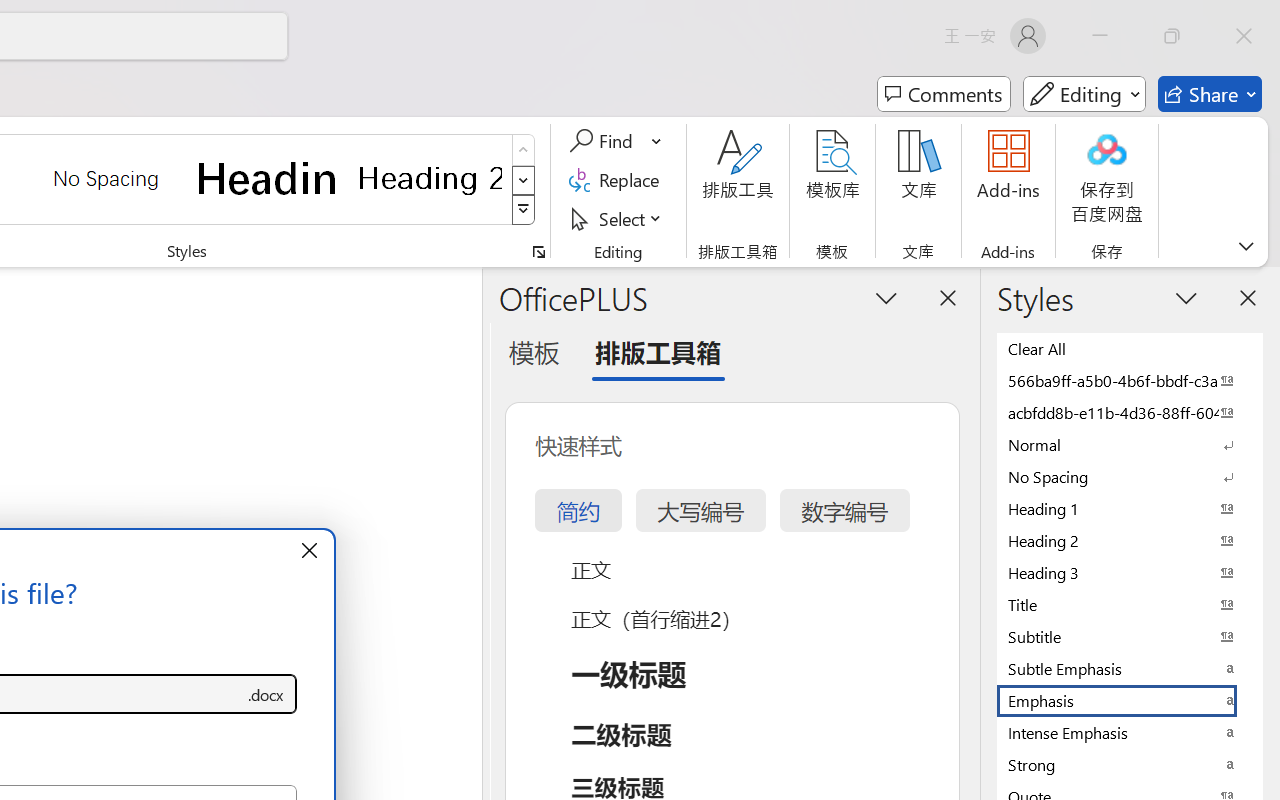  I want to click on 'No Spacing', so click(1130, 476).